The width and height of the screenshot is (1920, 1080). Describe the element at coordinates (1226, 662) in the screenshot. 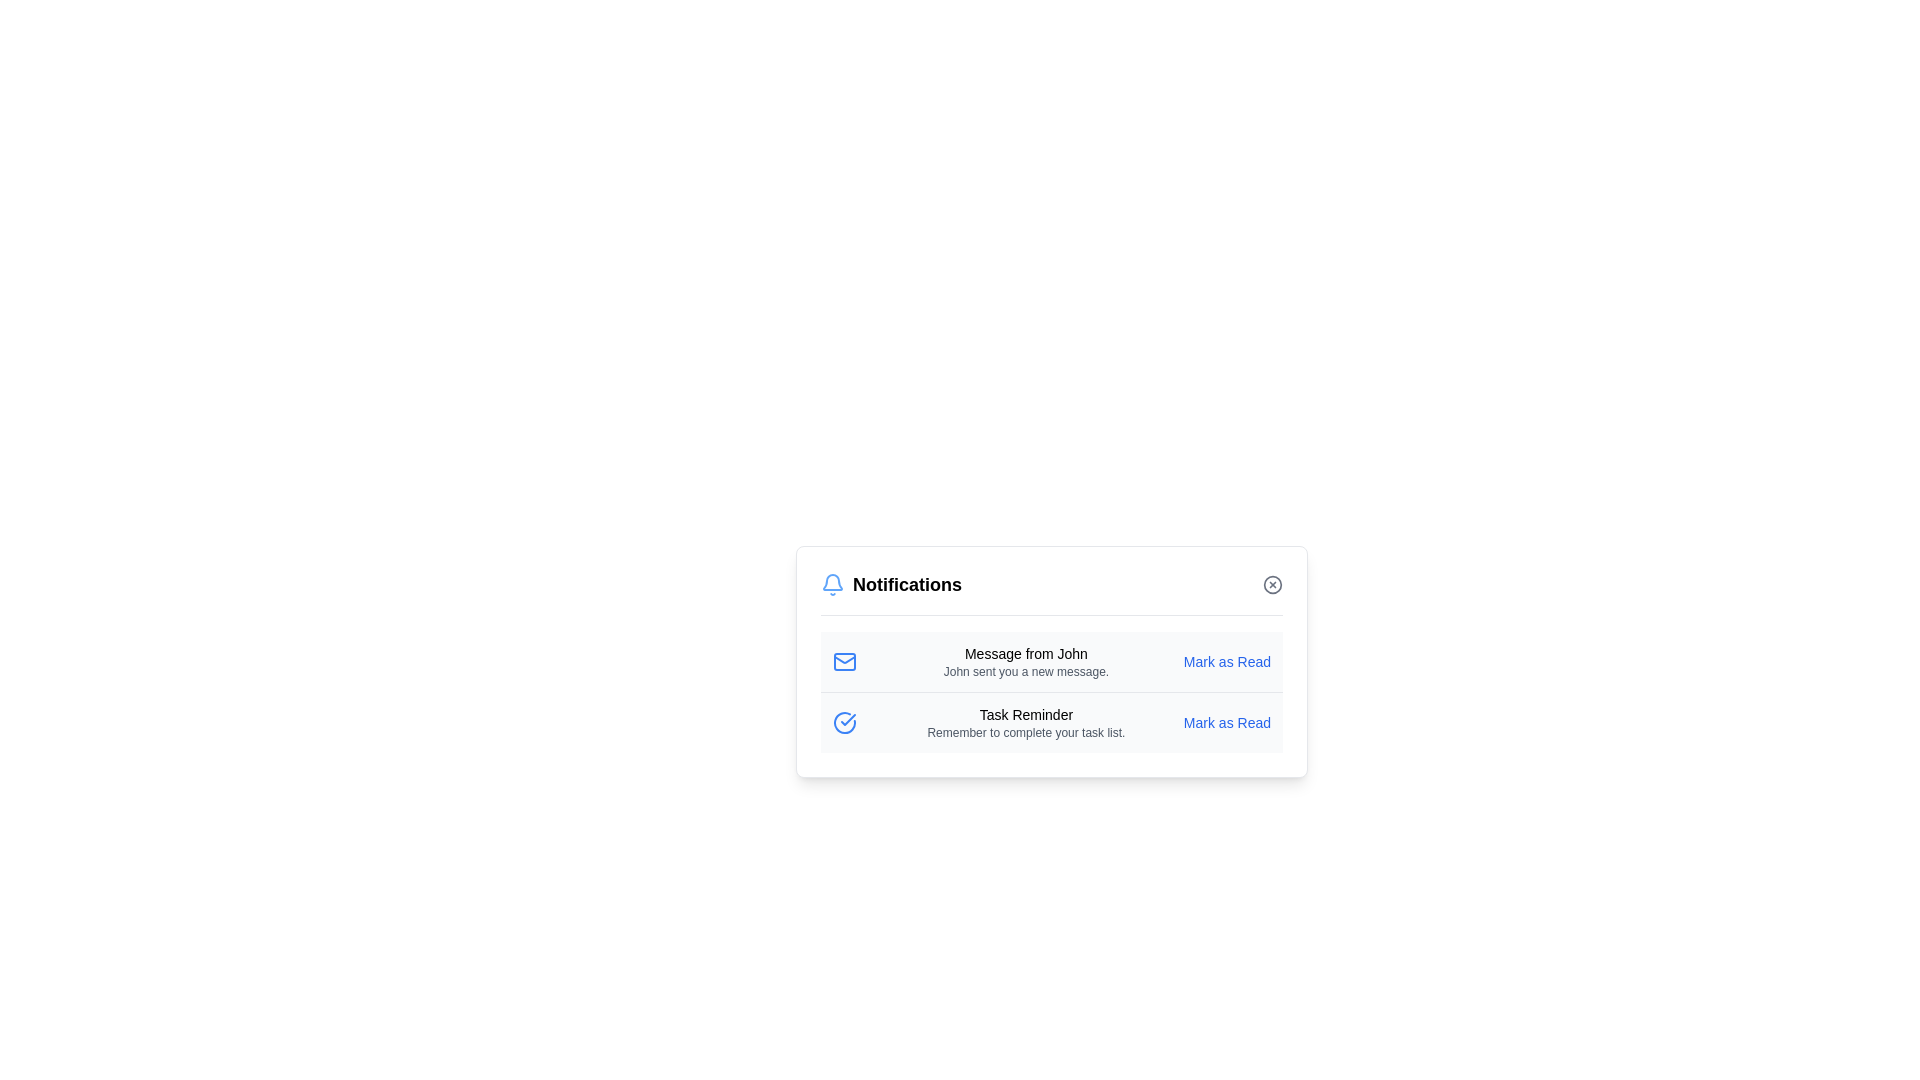

I see `the blue text link 'Mark as Read'` at that location.